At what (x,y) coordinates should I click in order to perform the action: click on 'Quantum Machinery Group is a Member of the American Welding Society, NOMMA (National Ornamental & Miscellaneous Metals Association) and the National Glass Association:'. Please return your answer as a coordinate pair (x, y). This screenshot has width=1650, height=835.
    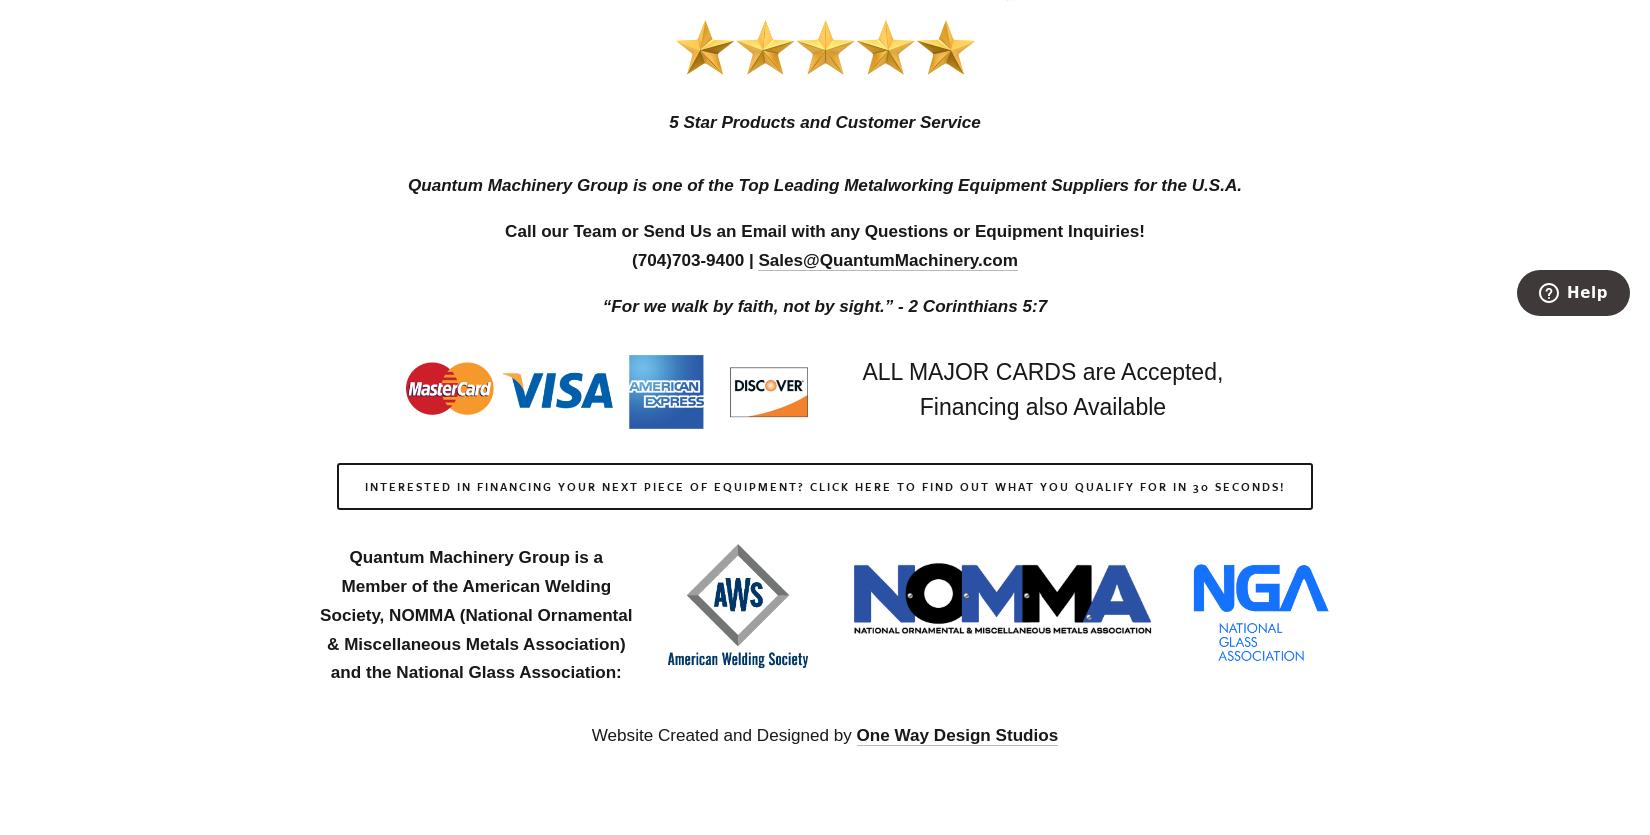
    Looking at the image, I should click on (477, 613).